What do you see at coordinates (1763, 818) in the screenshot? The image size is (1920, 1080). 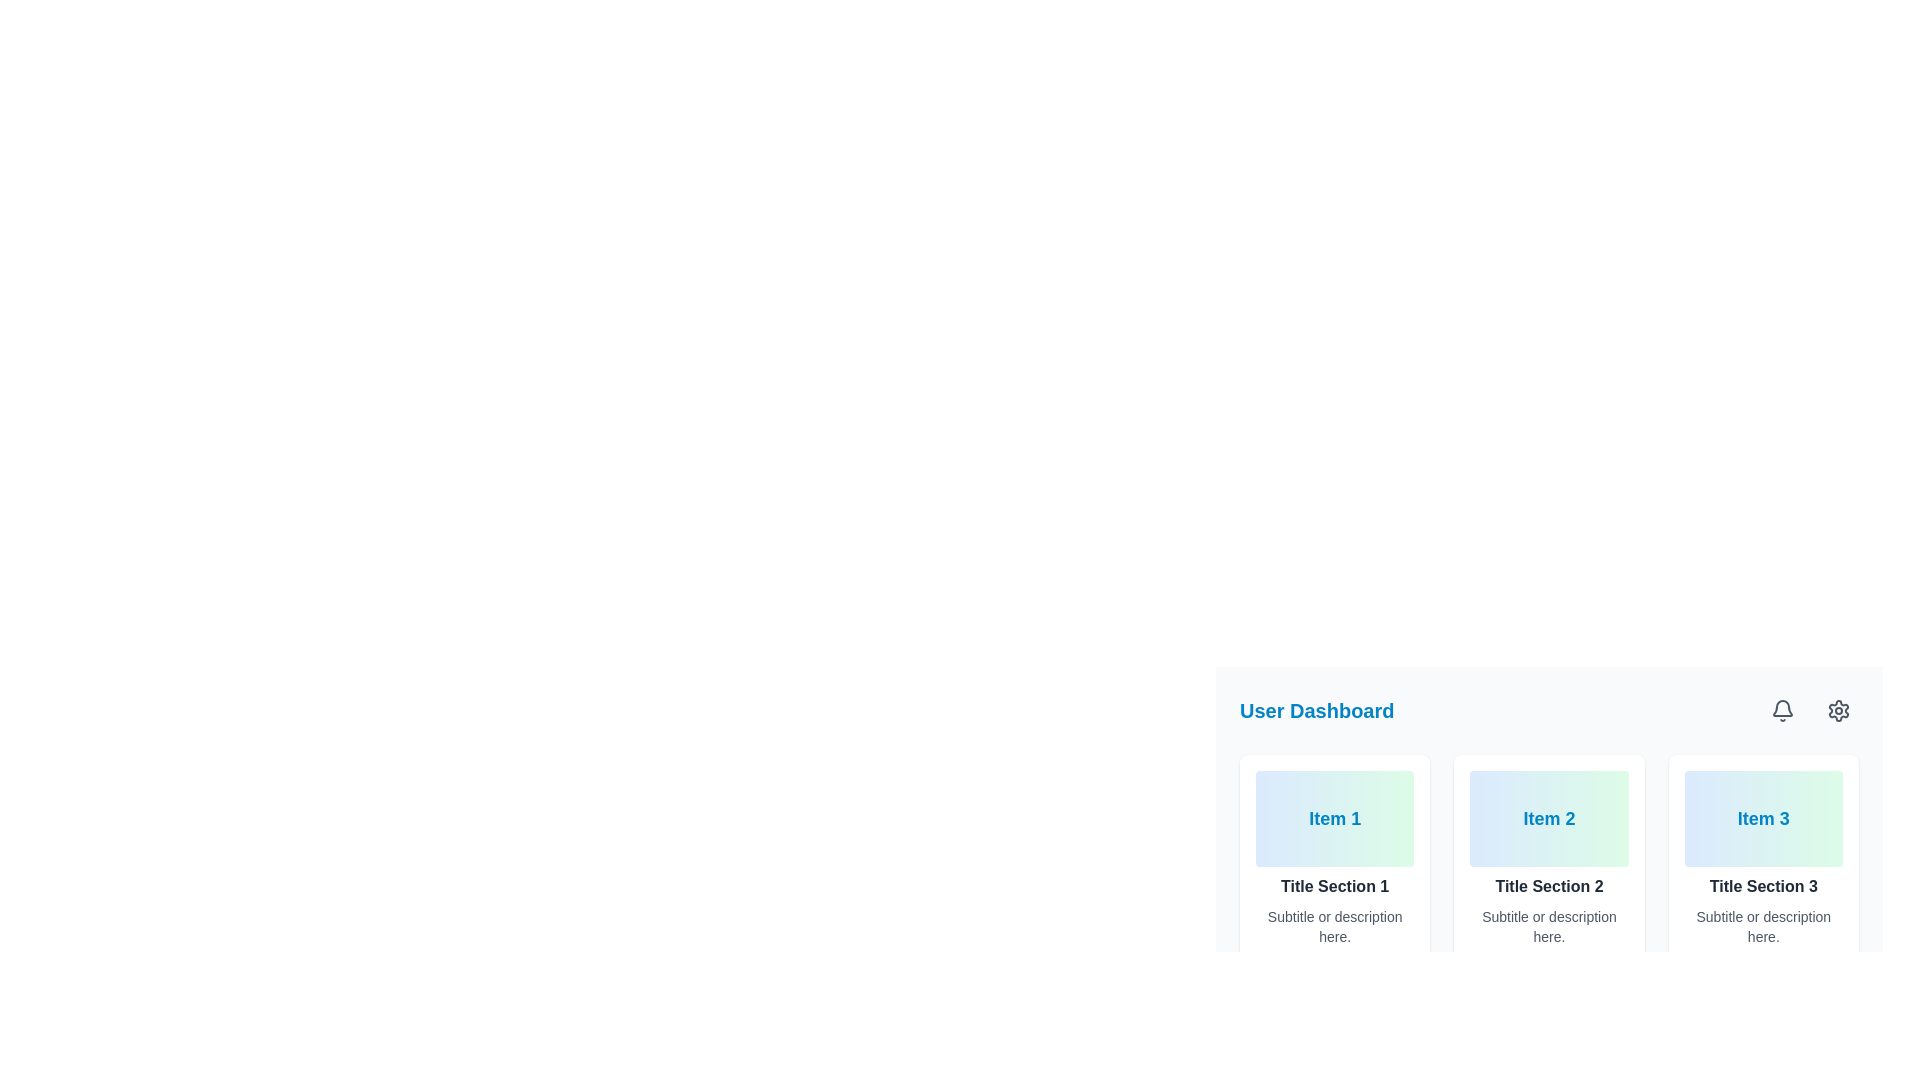 I see `the visual label 'Item 3' within the card component that has a gradient background transitioning from blue to green and features bold, blue-highlighted text` at bounding box center [1763, 818].